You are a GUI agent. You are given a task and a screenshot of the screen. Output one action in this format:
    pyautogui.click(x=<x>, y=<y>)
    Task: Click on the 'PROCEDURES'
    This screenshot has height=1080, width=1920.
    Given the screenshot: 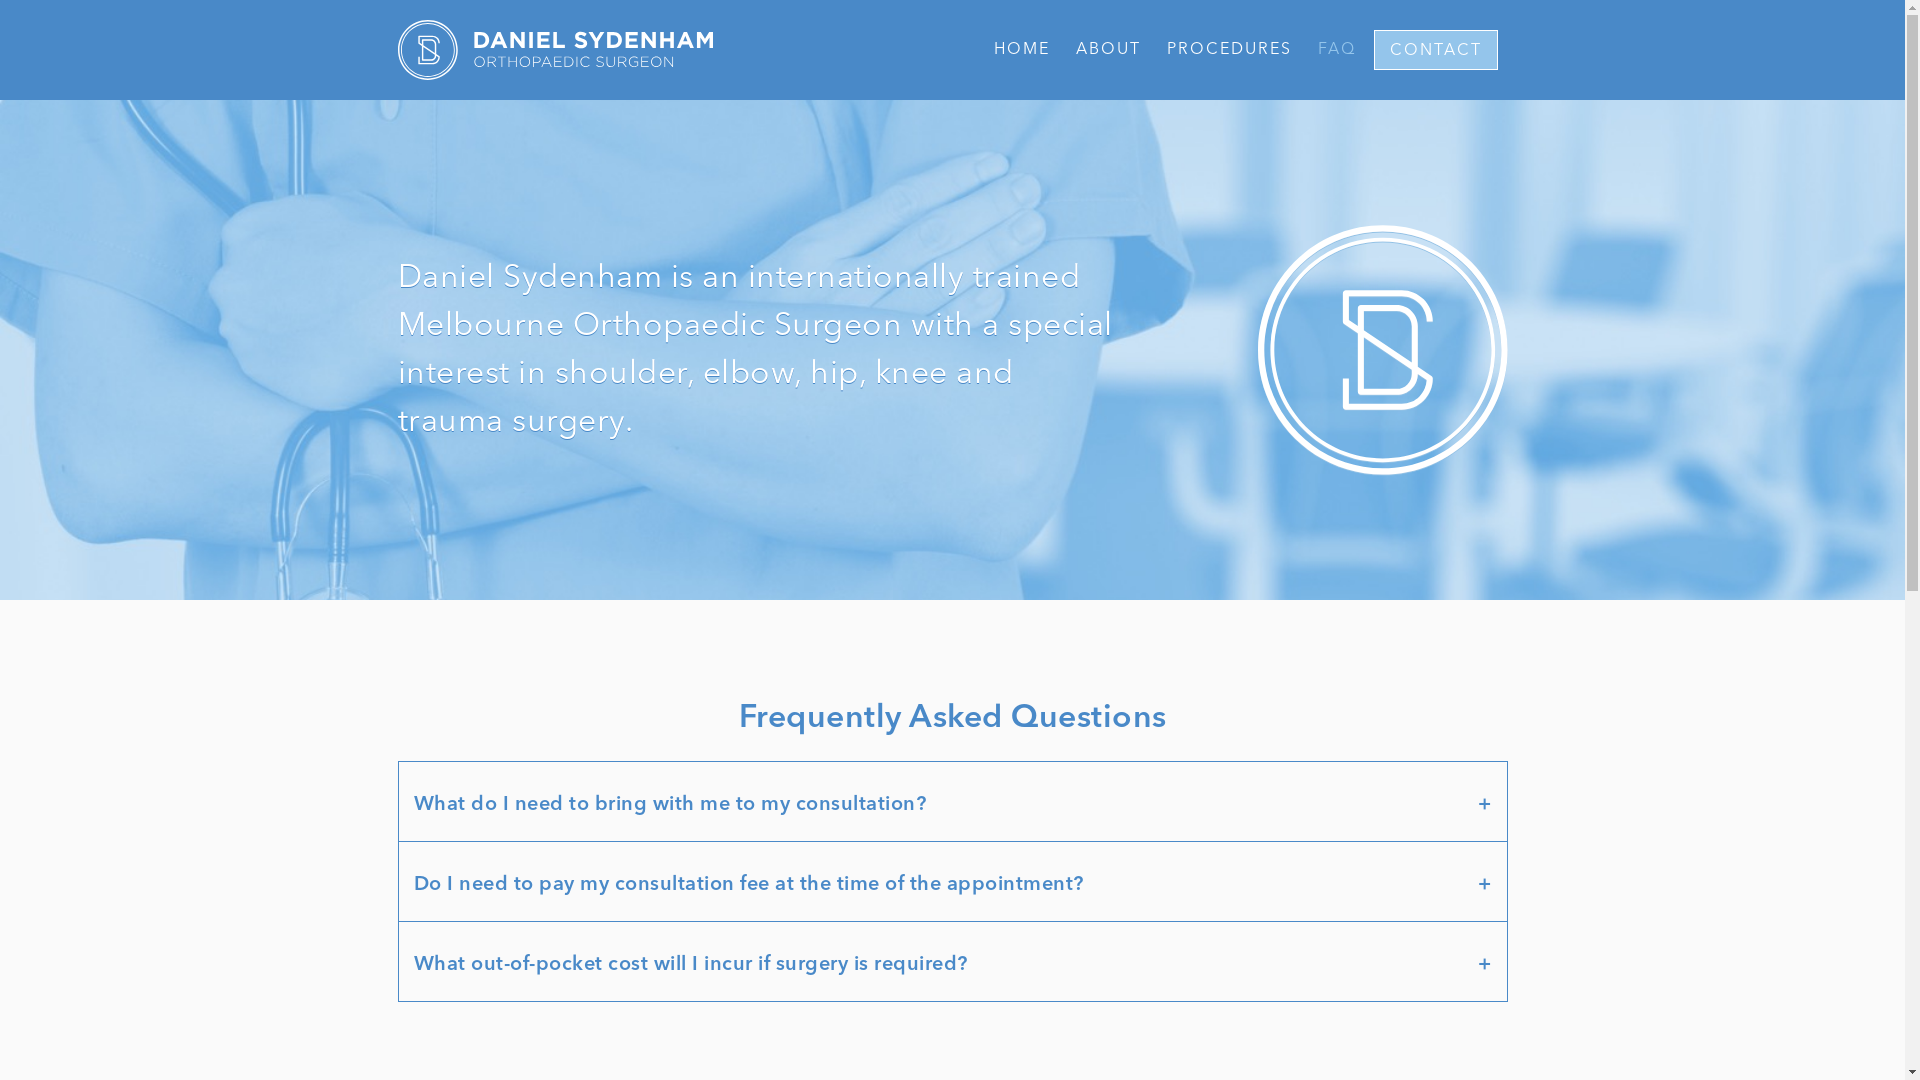 What is the action you would take?
    pyautogui.click(x=1157, y=49)
    